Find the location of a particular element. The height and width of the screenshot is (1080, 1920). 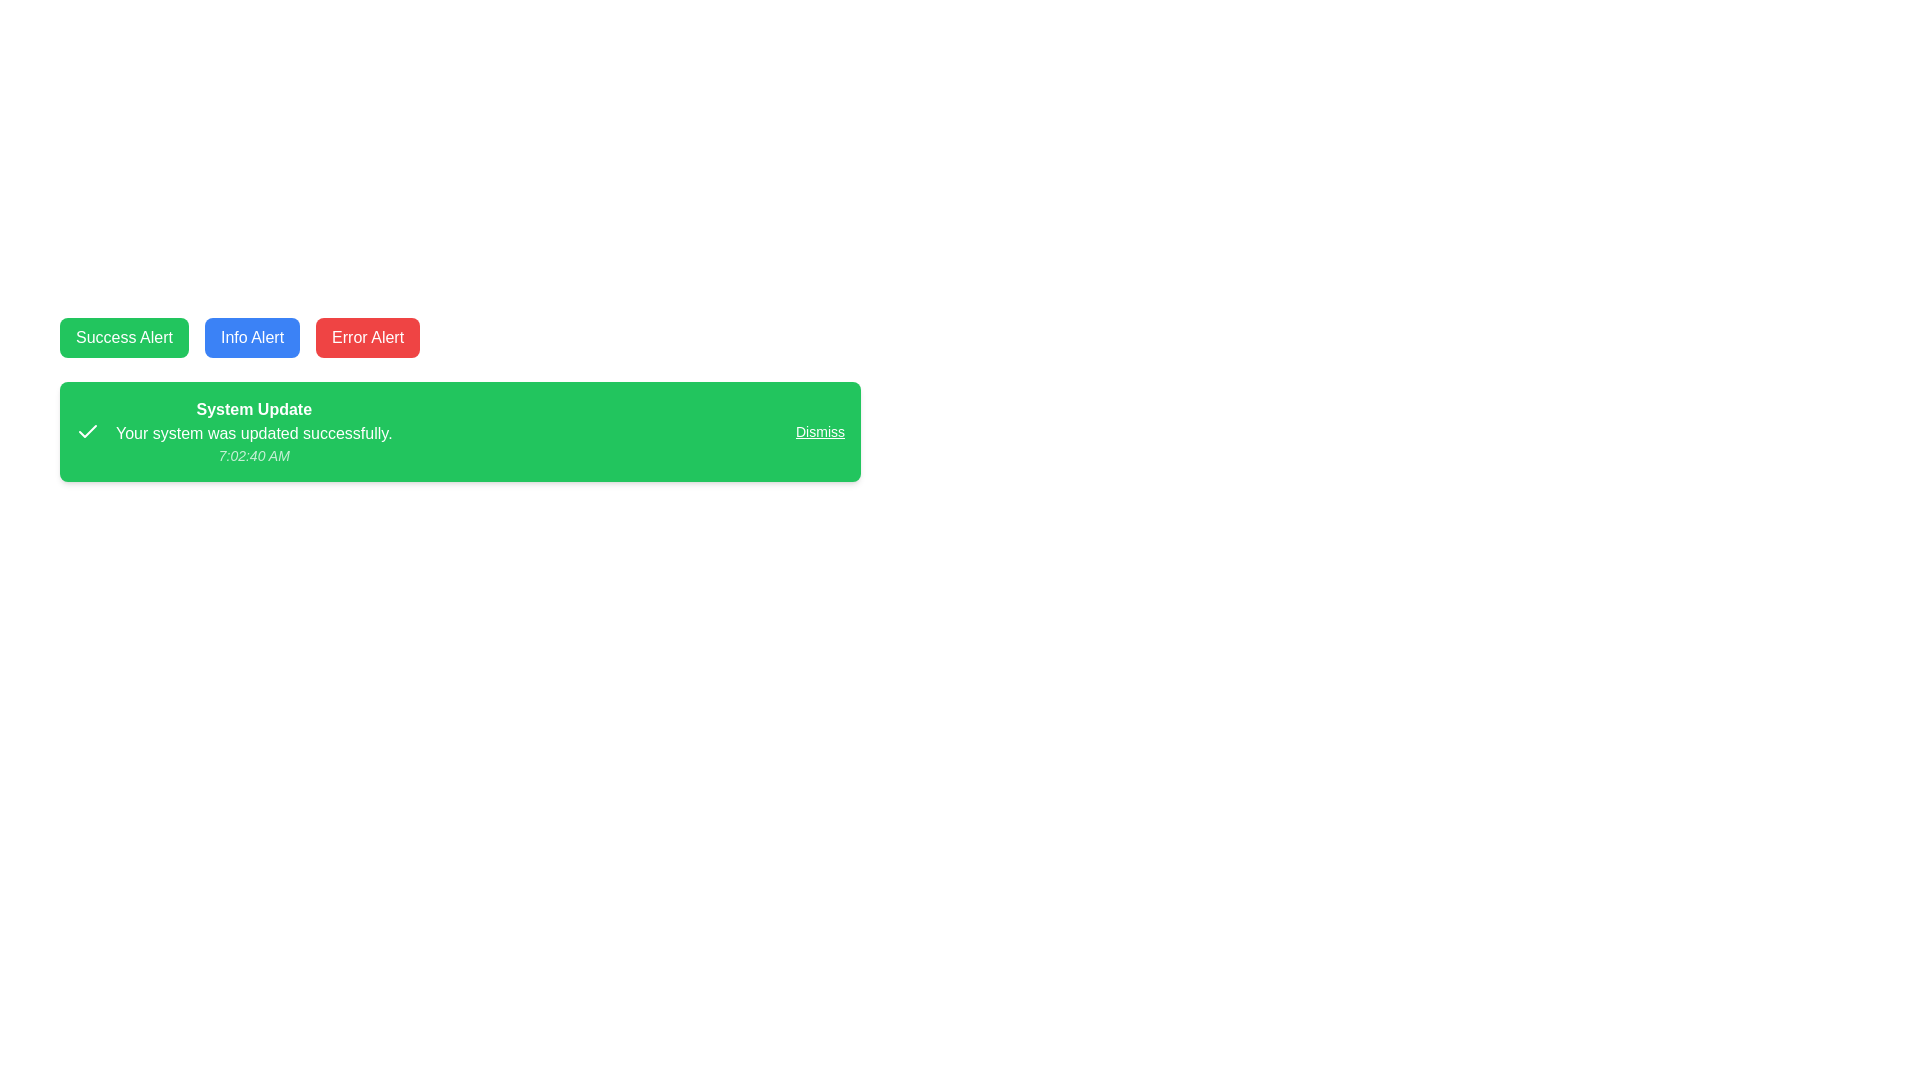

the static text element indicating the timestamp of the system update, located below the message 'Your system was updated successfully.' in the green notification card is located at coordinates (253, 455).